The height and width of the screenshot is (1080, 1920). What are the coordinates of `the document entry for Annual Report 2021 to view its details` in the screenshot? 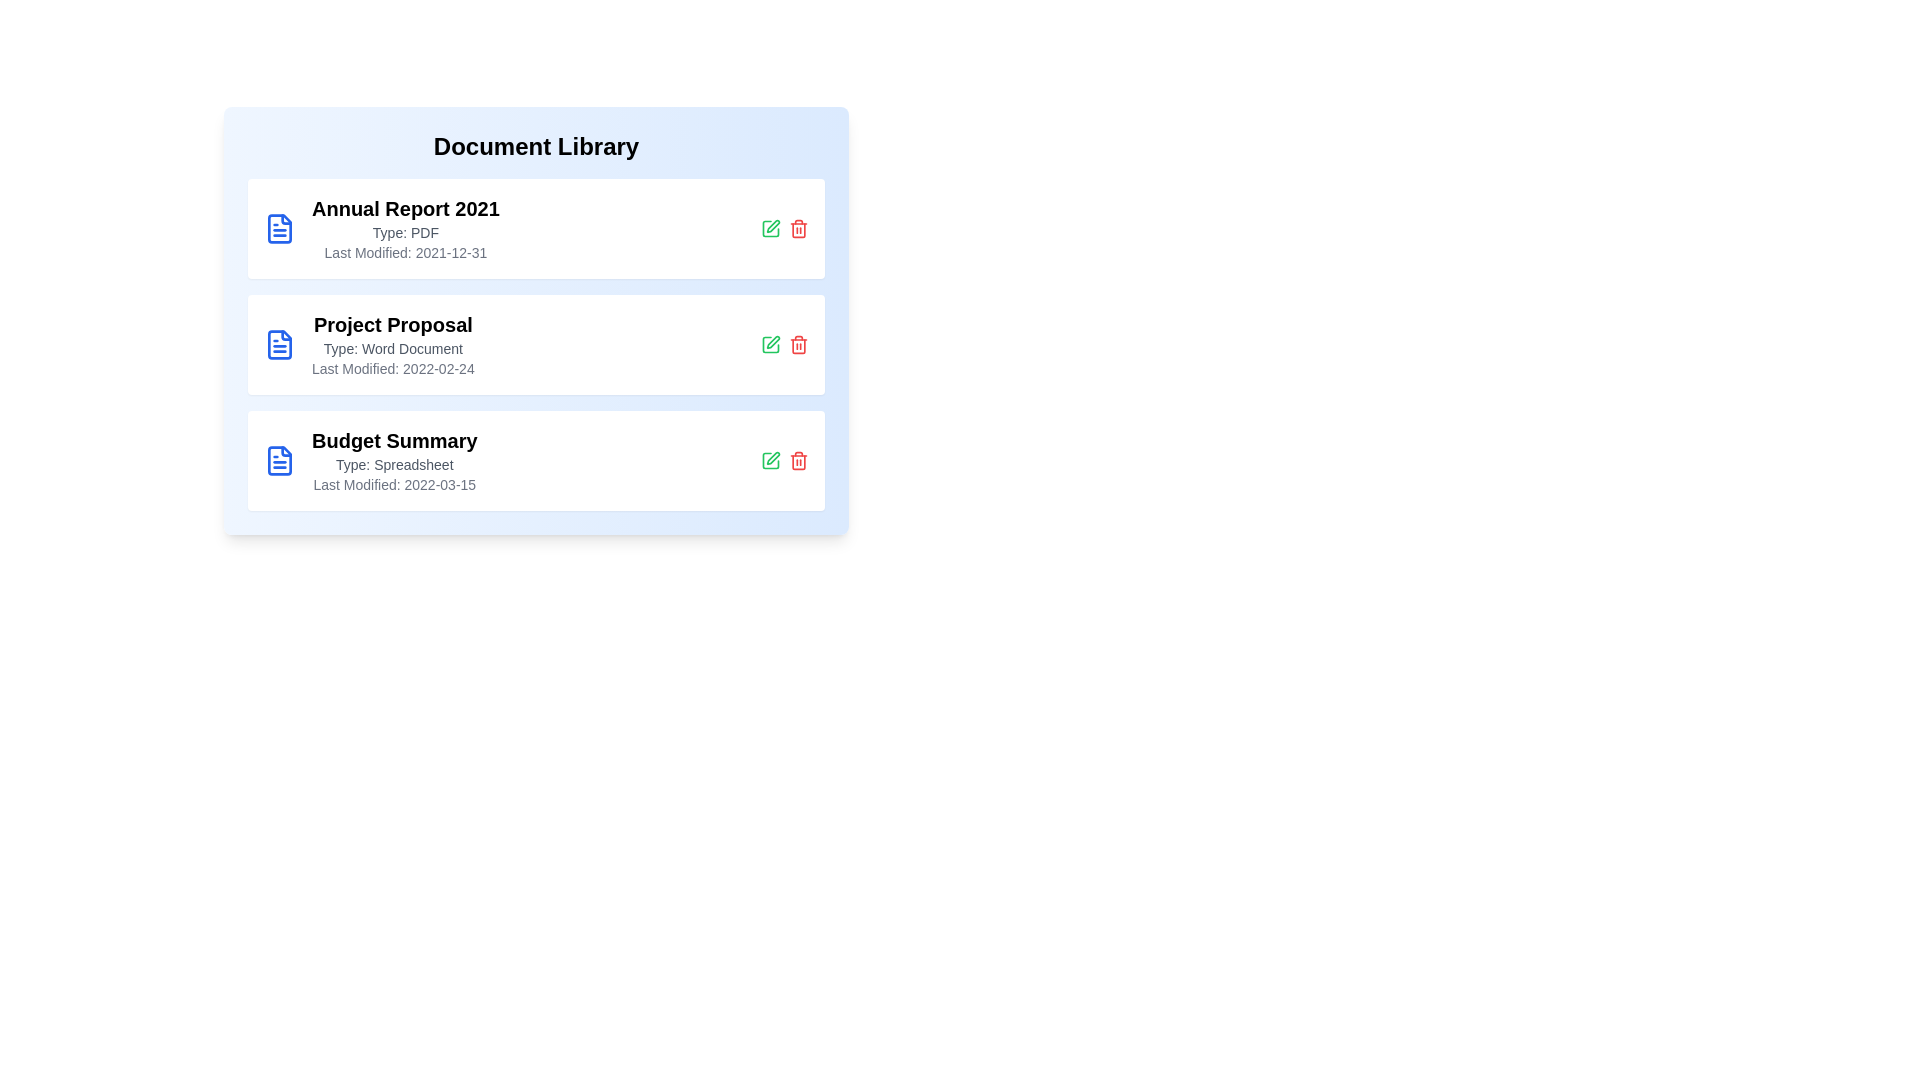 It's located at (536, 227).